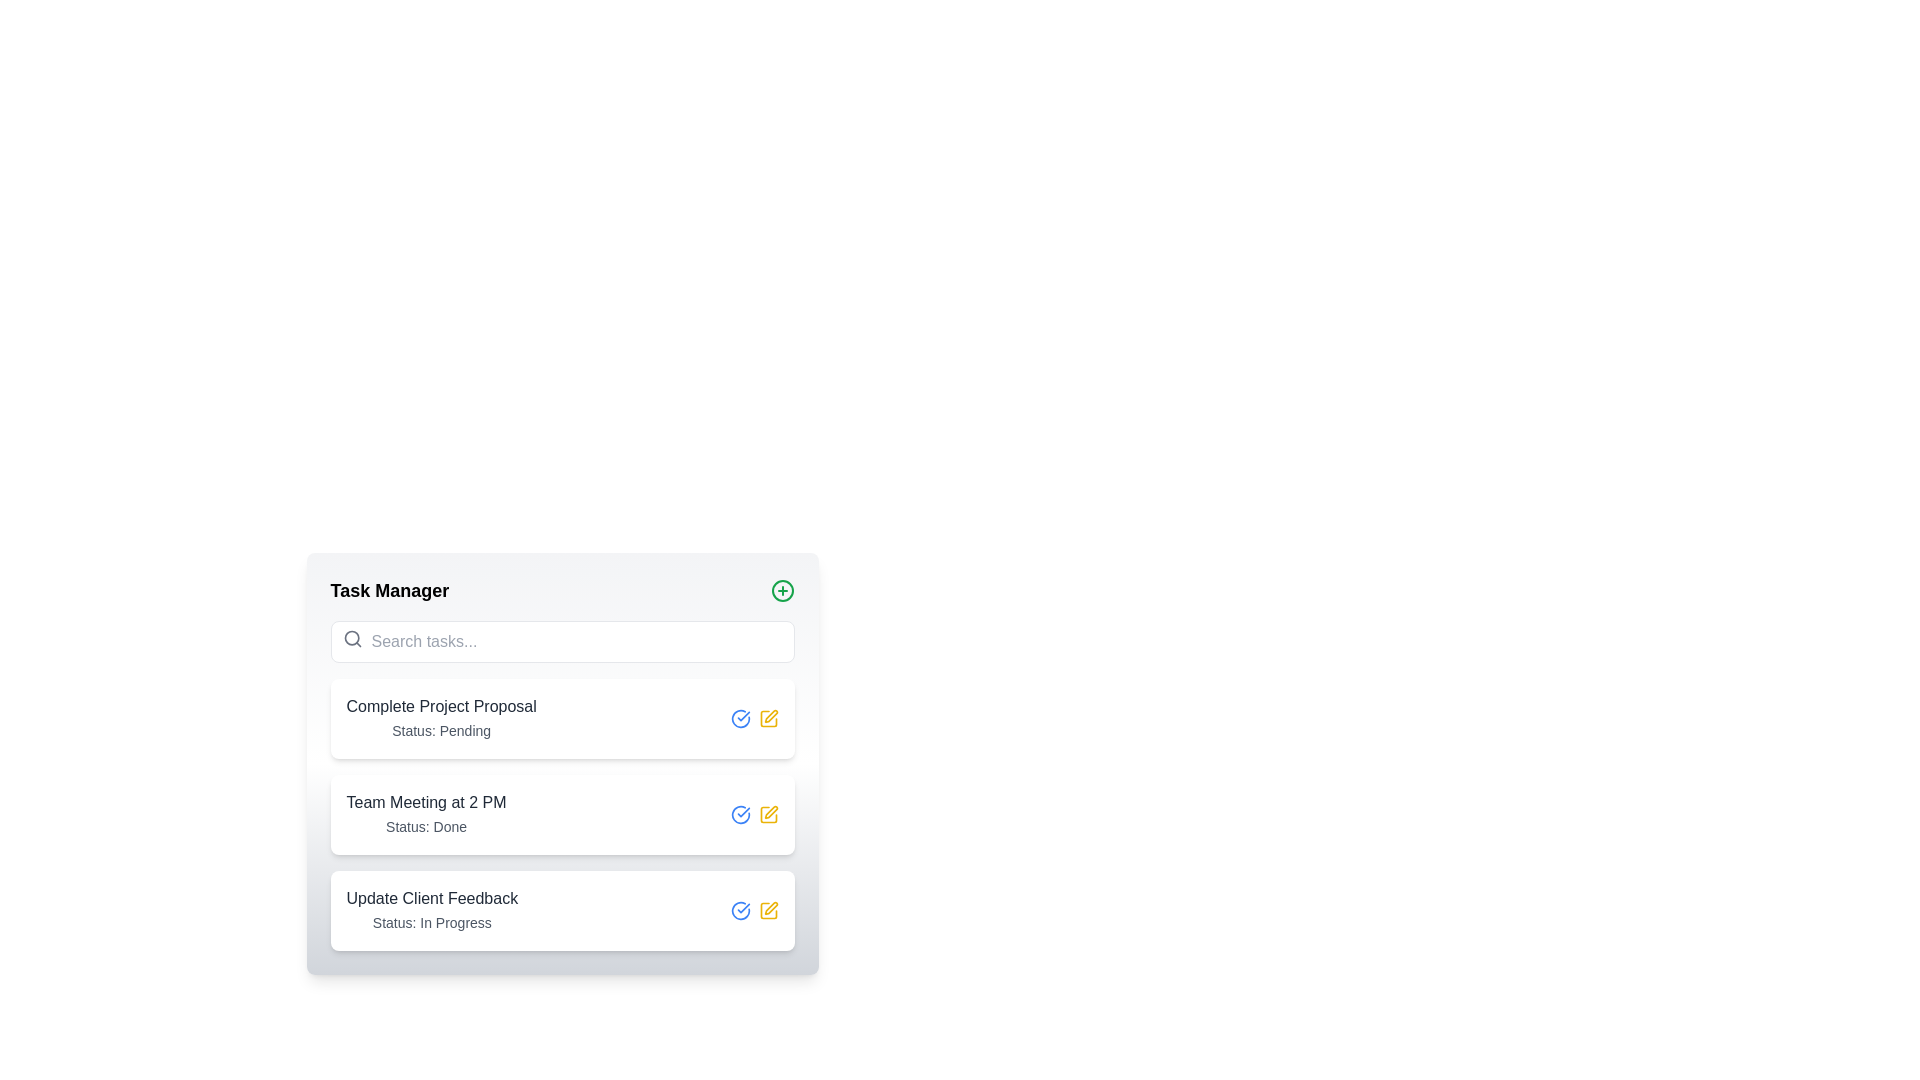 The image size is (1920, 1080). I want to click on the completion status icon located to the left of the yellow pen icon in the horizontal group of icons for the 'Team Meeting at 2 PM' task, so click(739, 814).